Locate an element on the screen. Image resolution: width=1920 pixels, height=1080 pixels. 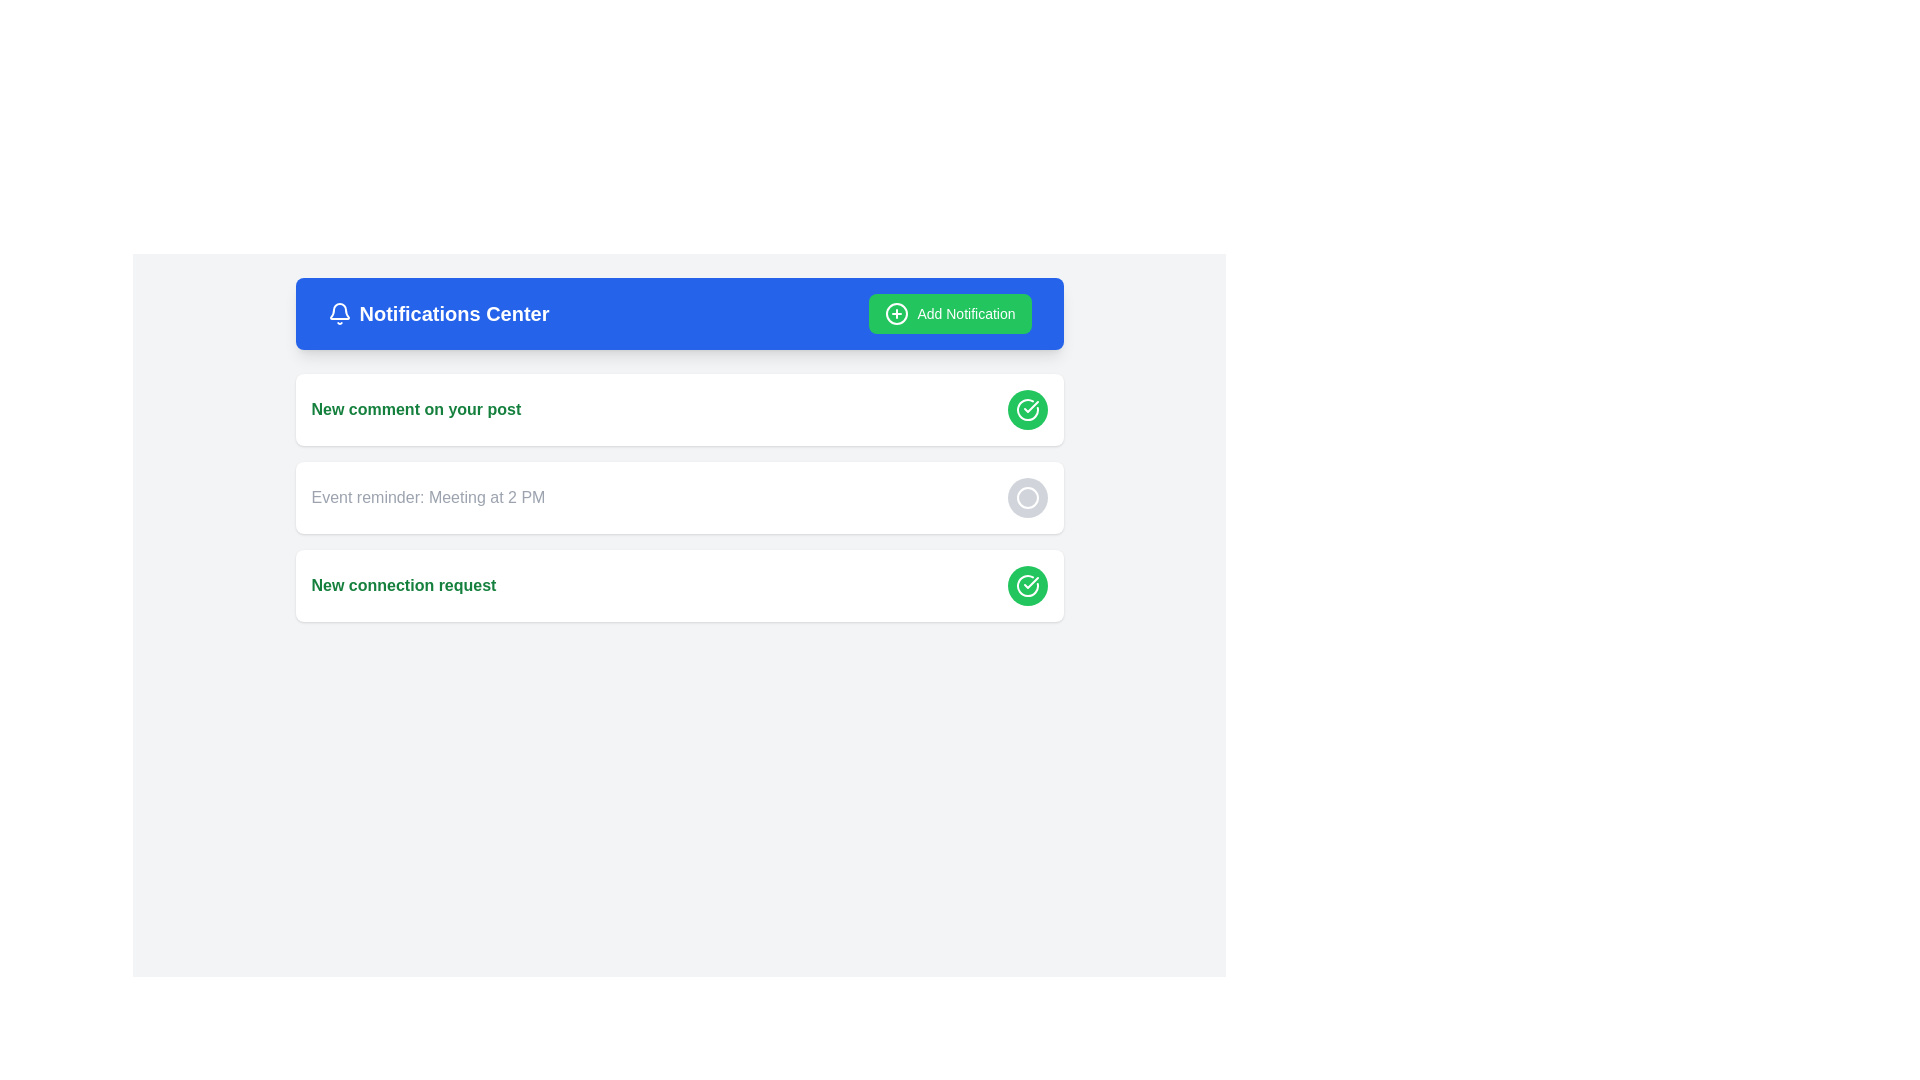
the circular button with a light gray background and a white circular icon, located to the right of the 'Event reminder: Meeting at 2 PM' text is located at coordinates (1027, 496).